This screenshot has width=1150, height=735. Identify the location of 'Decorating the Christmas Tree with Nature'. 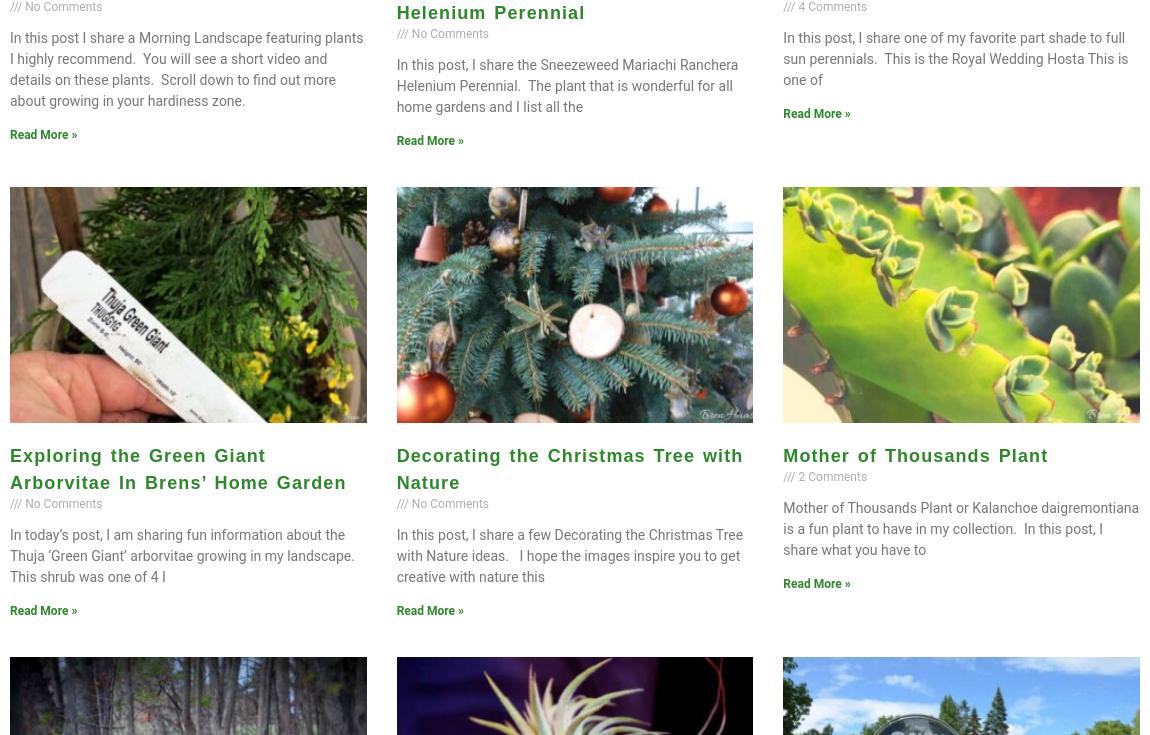
(569, 467).